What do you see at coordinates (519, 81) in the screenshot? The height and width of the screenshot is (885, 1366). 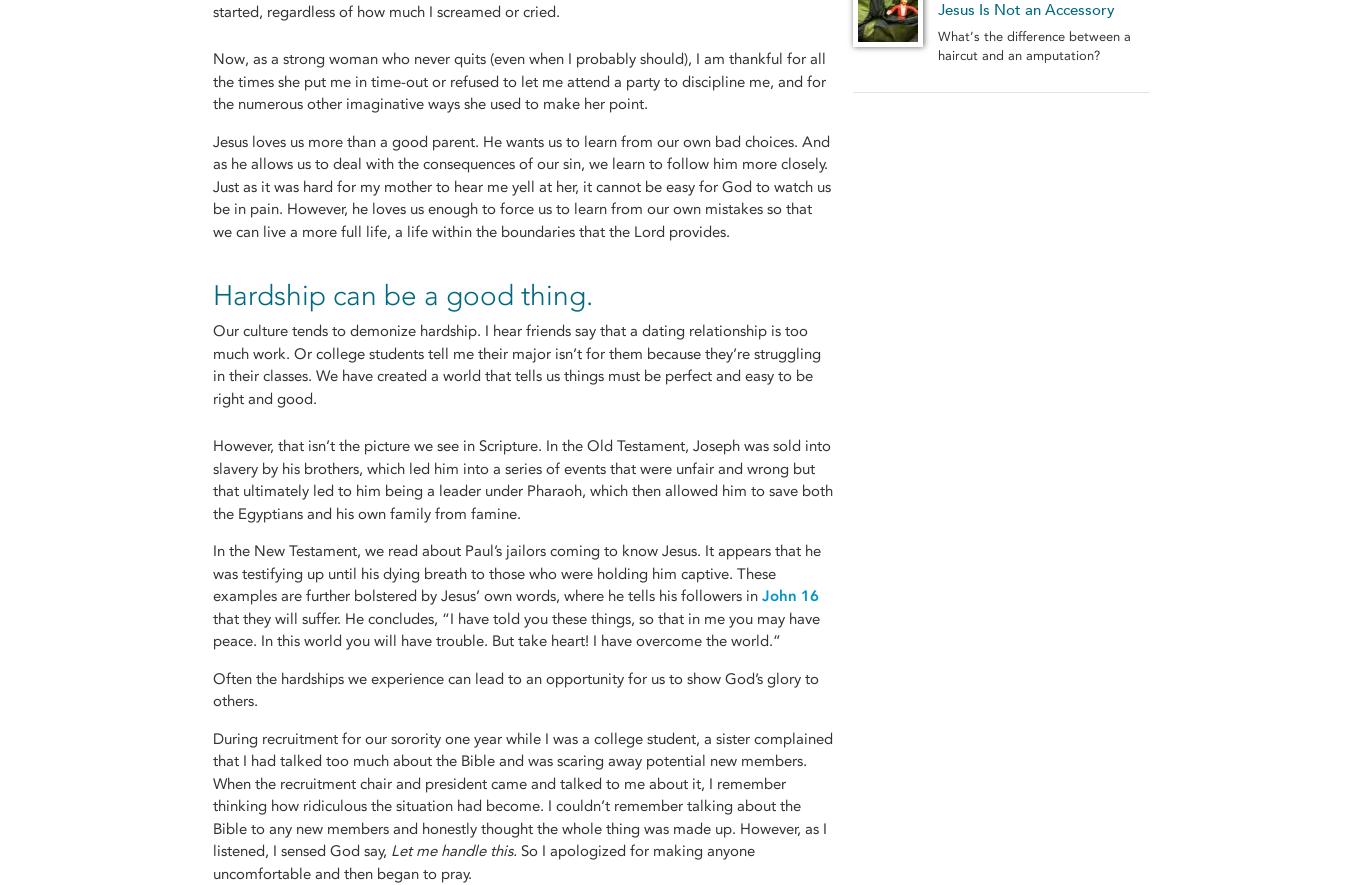 I see `'Now, as a strong woman who never quits (even when I probably should), I am thankful for all the times she put me in time-out or refused to let me attend a party to discipline me, and for the numerous other imaginative ways she used to make her point.'` at bounding box center [519, 81].